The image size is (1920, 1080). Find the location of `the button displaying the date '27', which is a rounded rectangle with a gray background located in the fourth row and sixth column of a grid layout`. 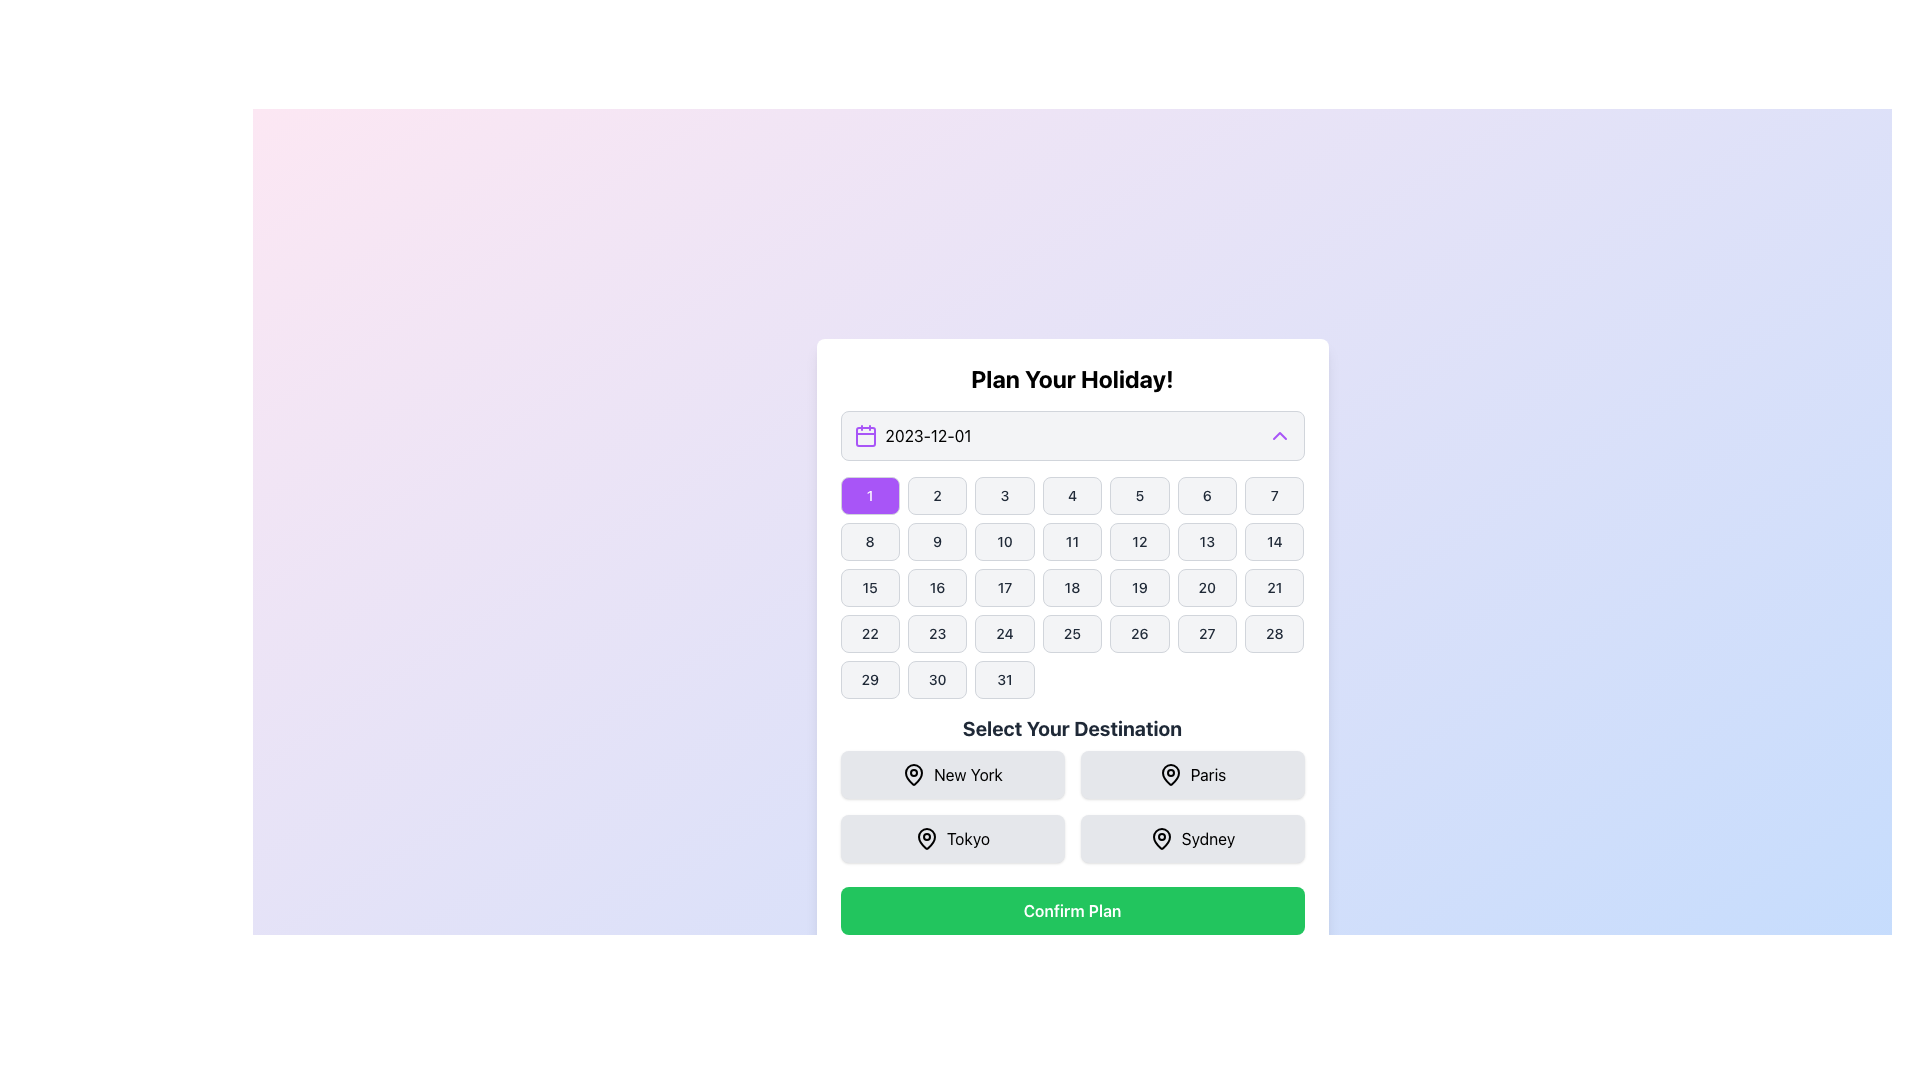

the button displaying the date '27', which is a rounded rectangle with a gray background located in the fourth row and sixth column of a grid layout is located at coordinates (1206, 633).